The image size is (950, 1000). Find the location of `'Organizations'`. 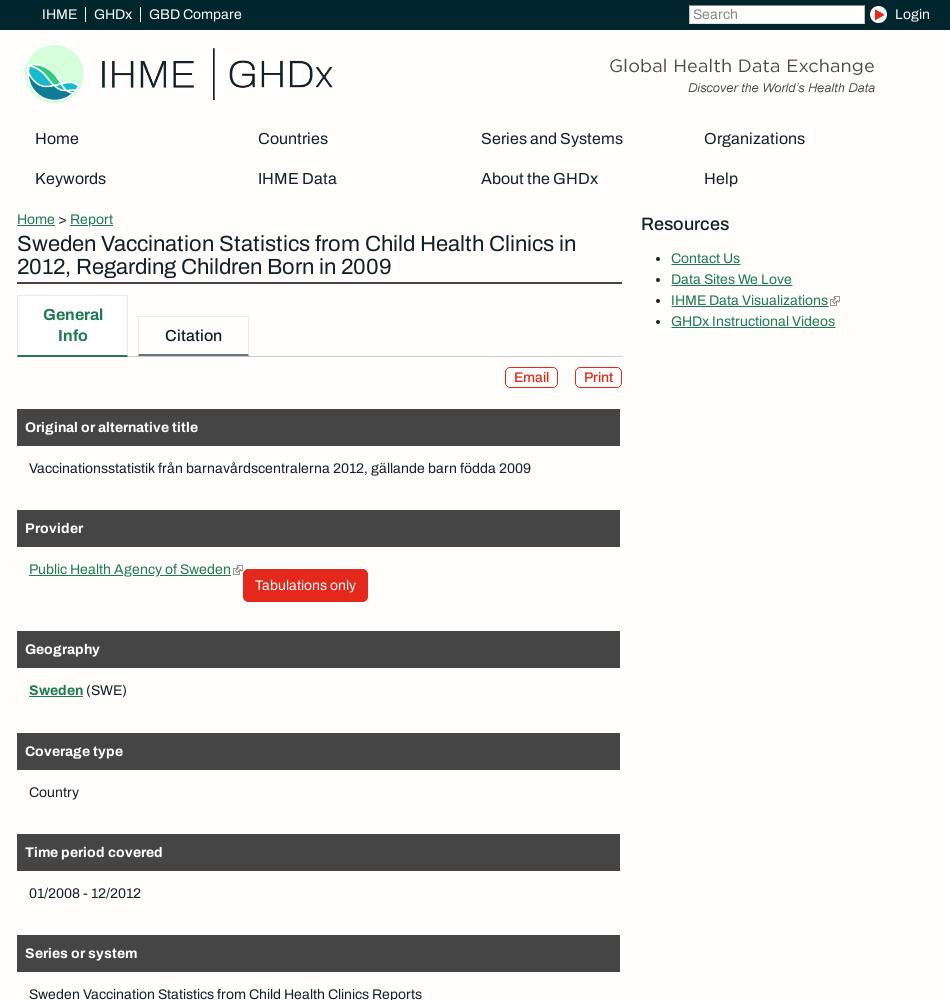

'Organizations' is located at coordinates (752, 138).